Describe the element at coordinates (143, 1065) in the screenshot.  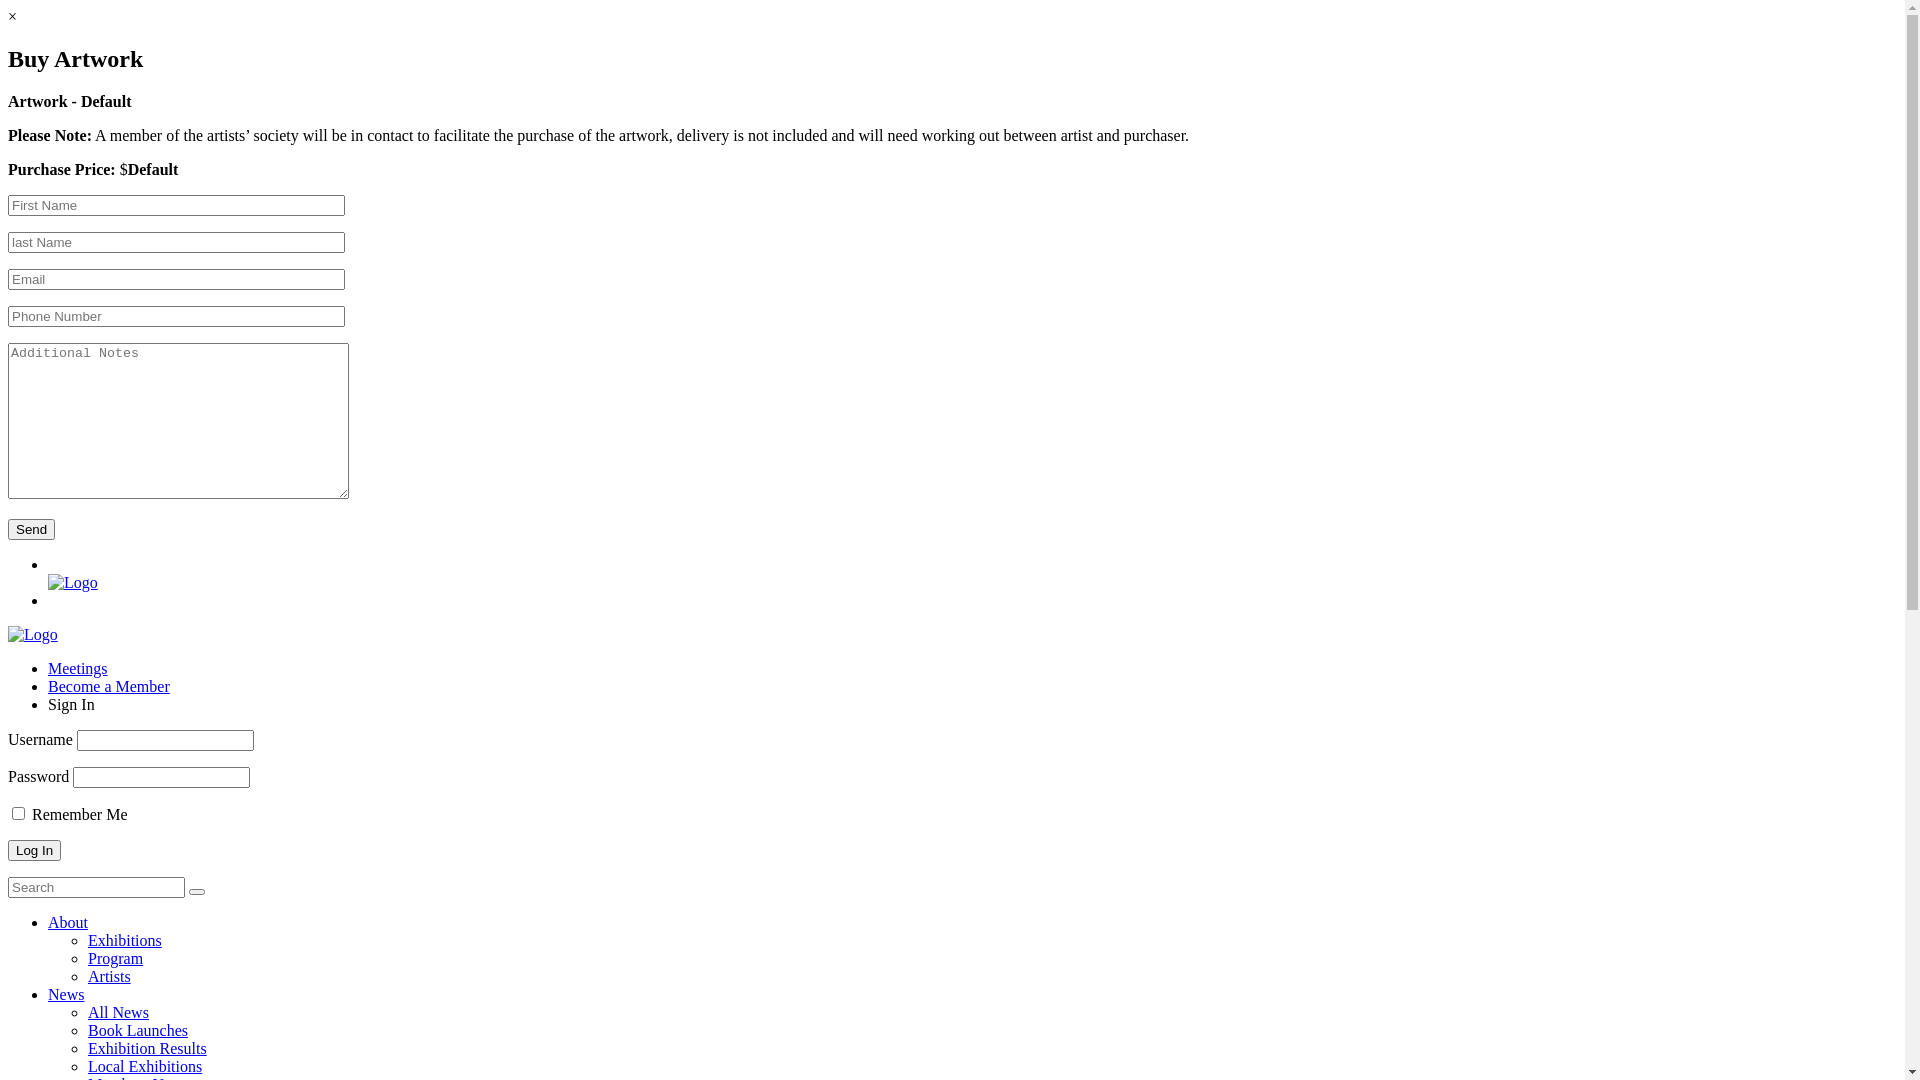
I see `'Local Exhibitions'` at that location.